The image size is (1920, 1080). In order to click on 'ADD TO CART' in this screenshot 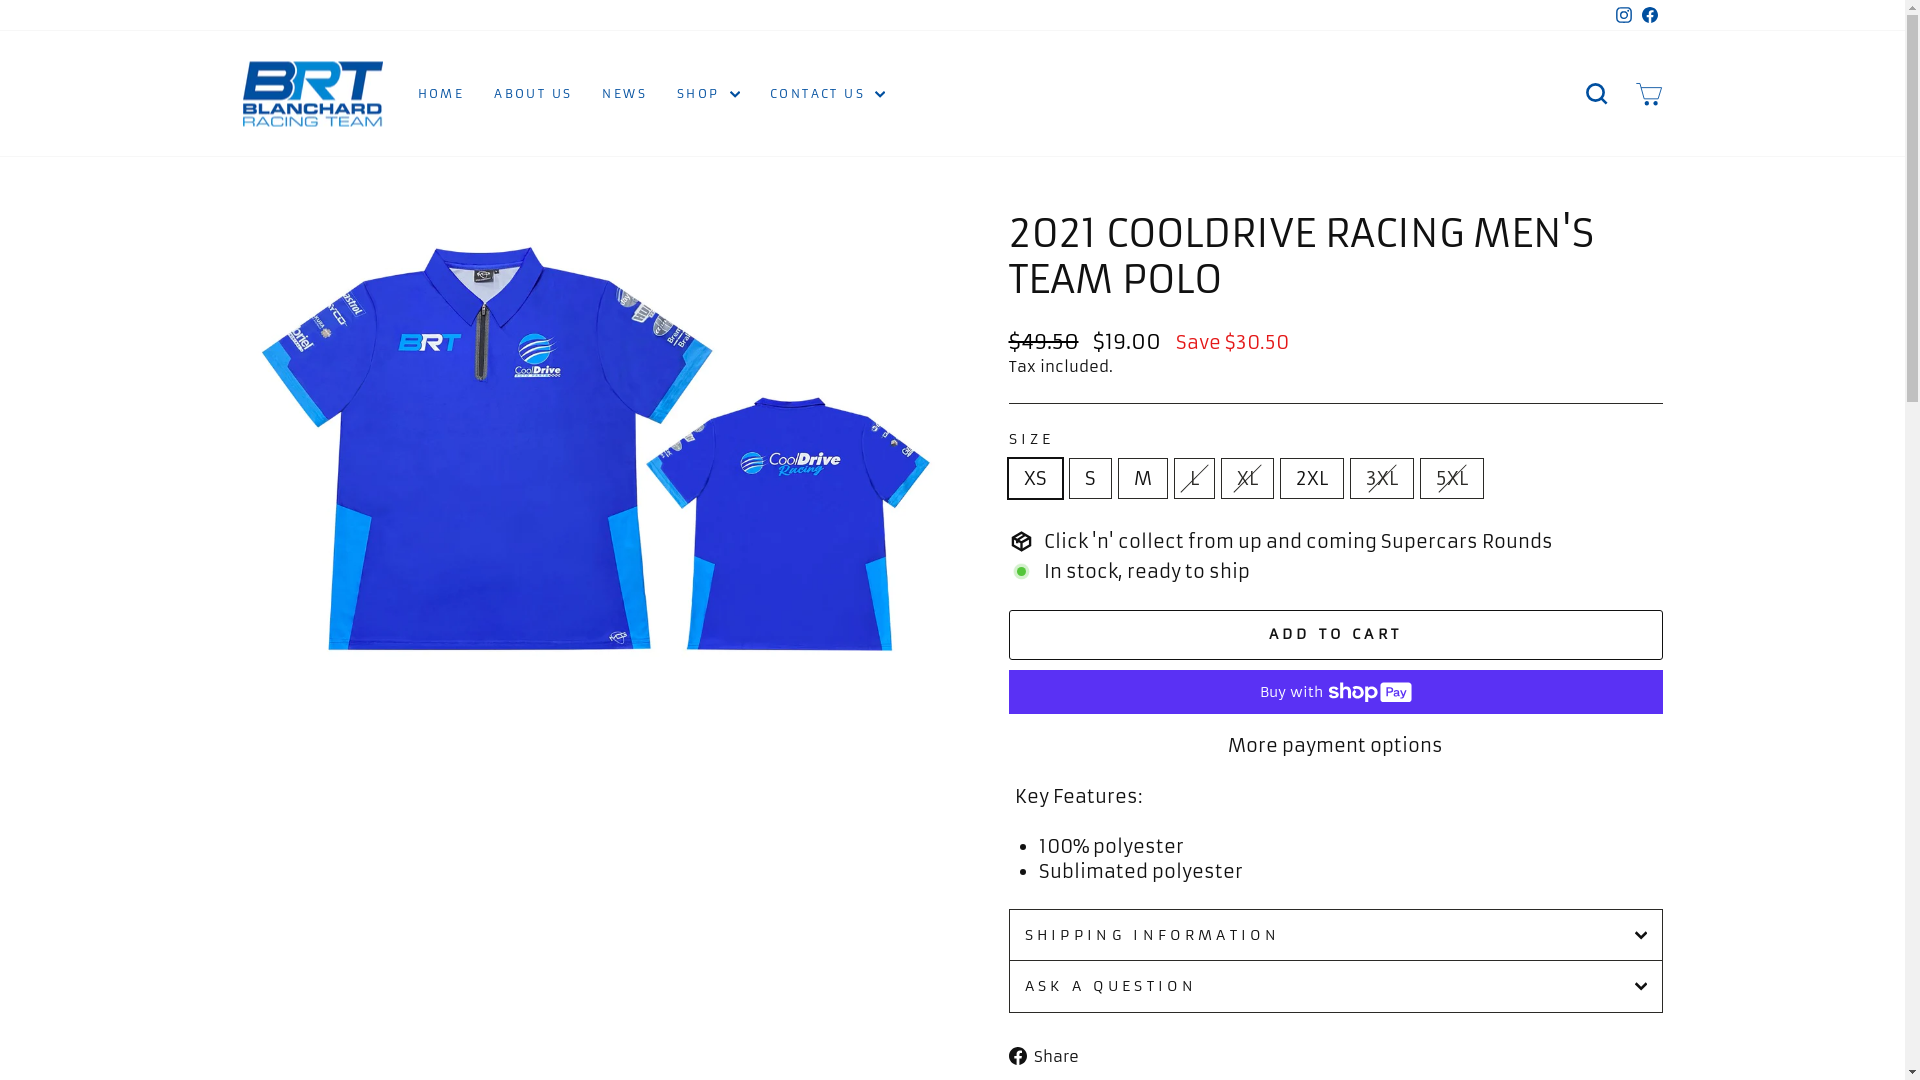, I will do `click(1334, 635)`.